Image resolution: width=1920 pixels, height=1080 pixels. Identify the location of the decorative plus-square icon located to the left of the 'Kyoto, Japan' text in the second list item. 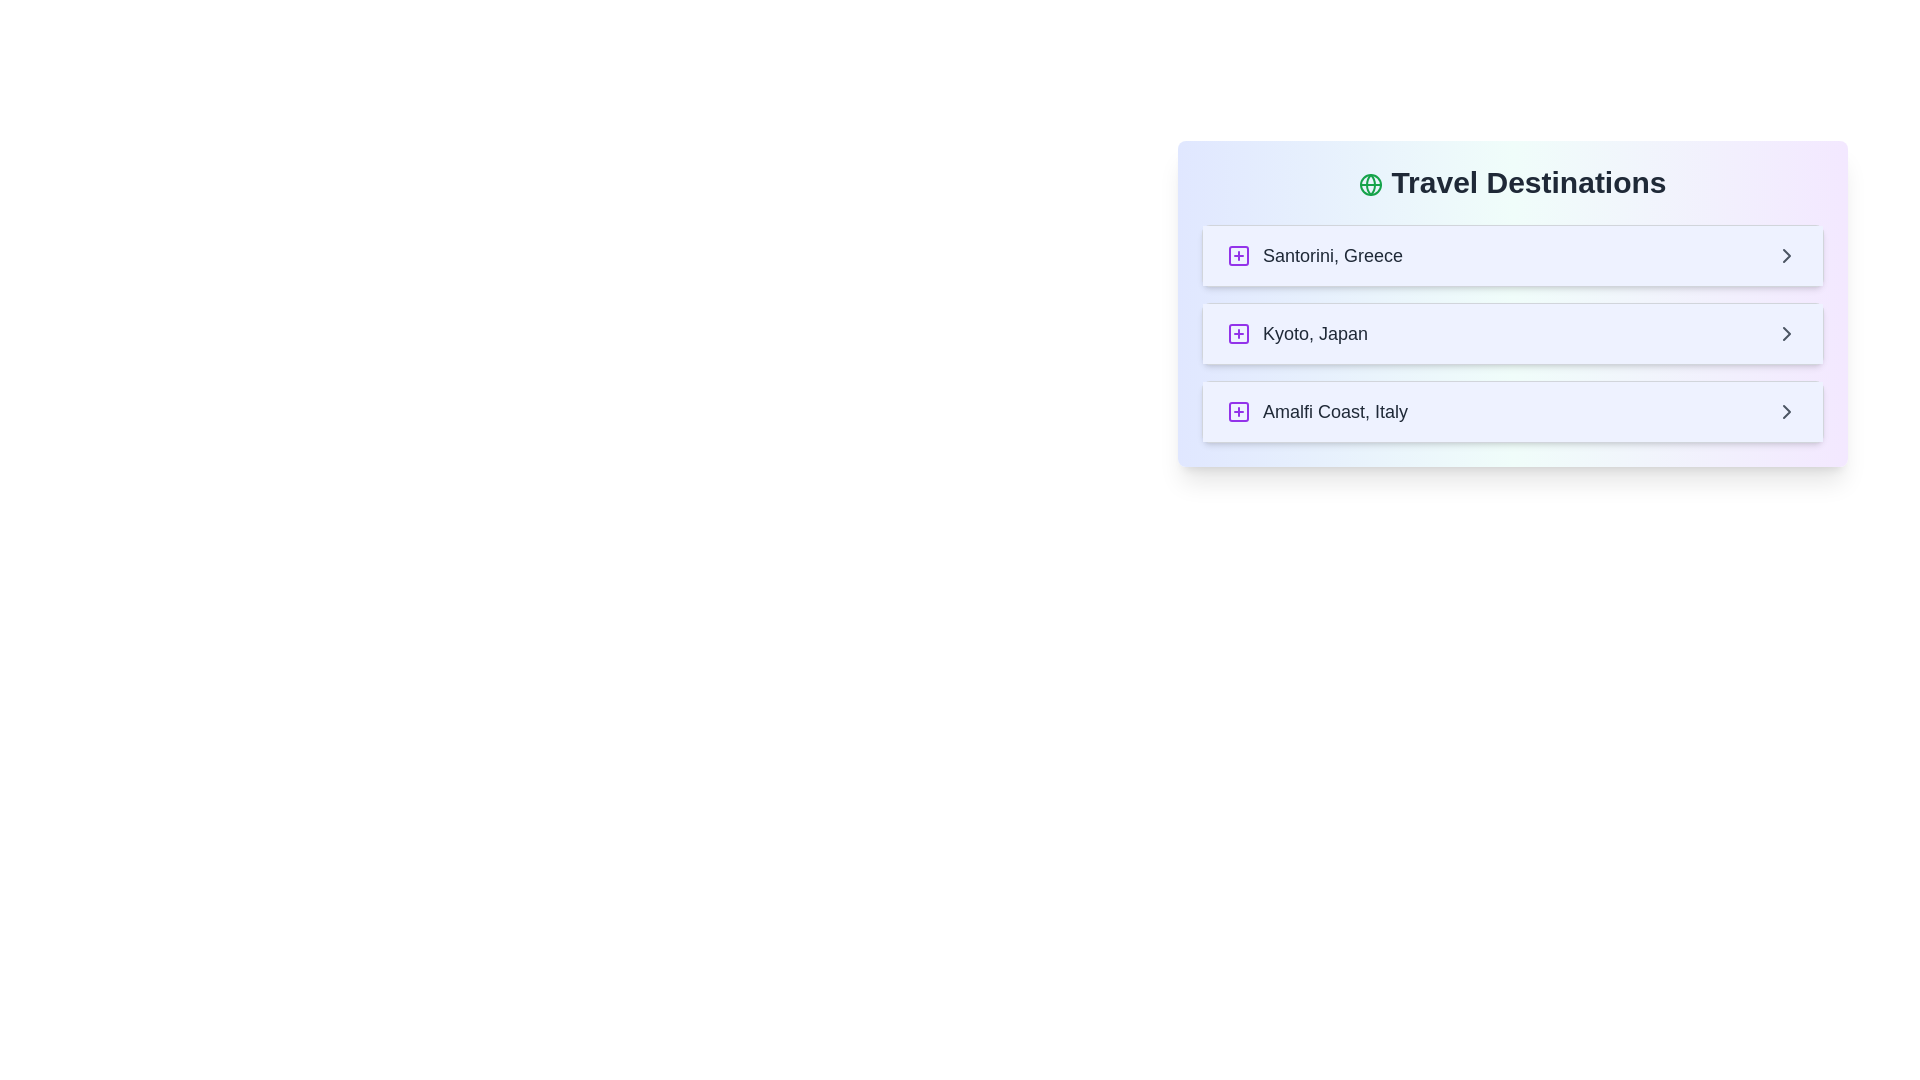
(1237, 333).